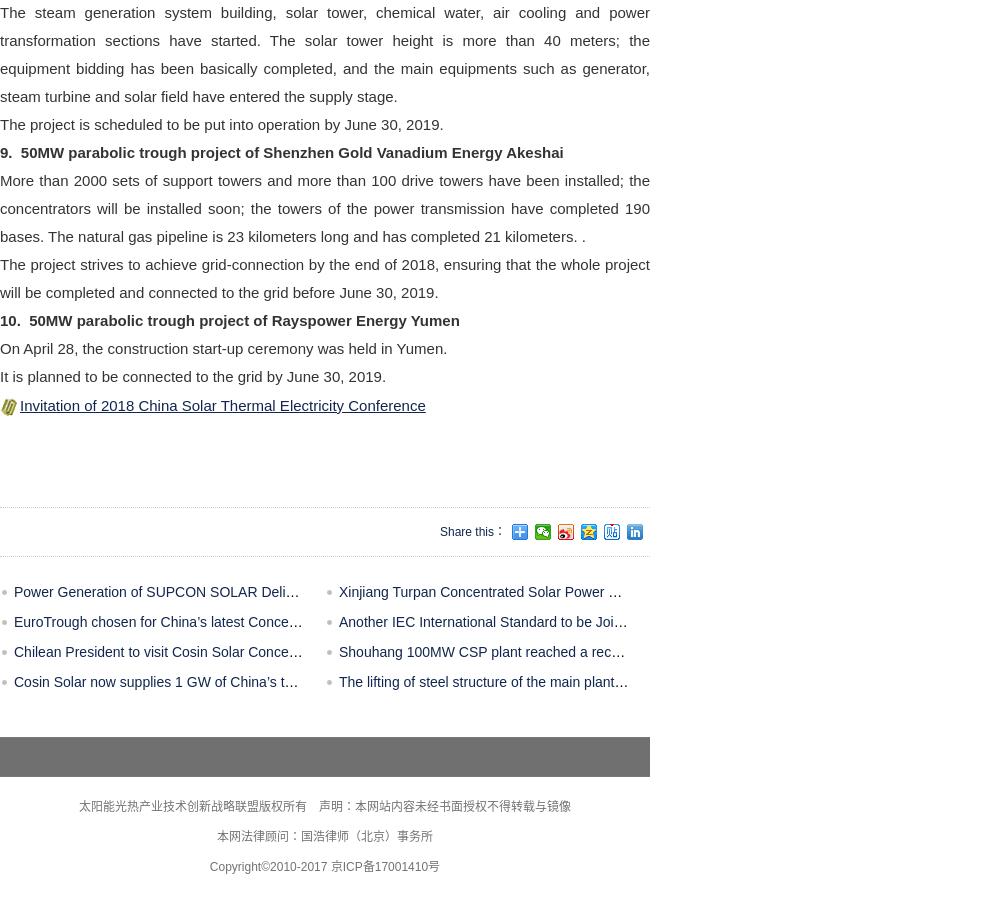 This screenshot has height=912, width=1000. Describe the element at coordinates (228, 319) in the screenshot. I see `'10.  50MW parabolic trough project of Rayspower Energy Yumen'` at that location.